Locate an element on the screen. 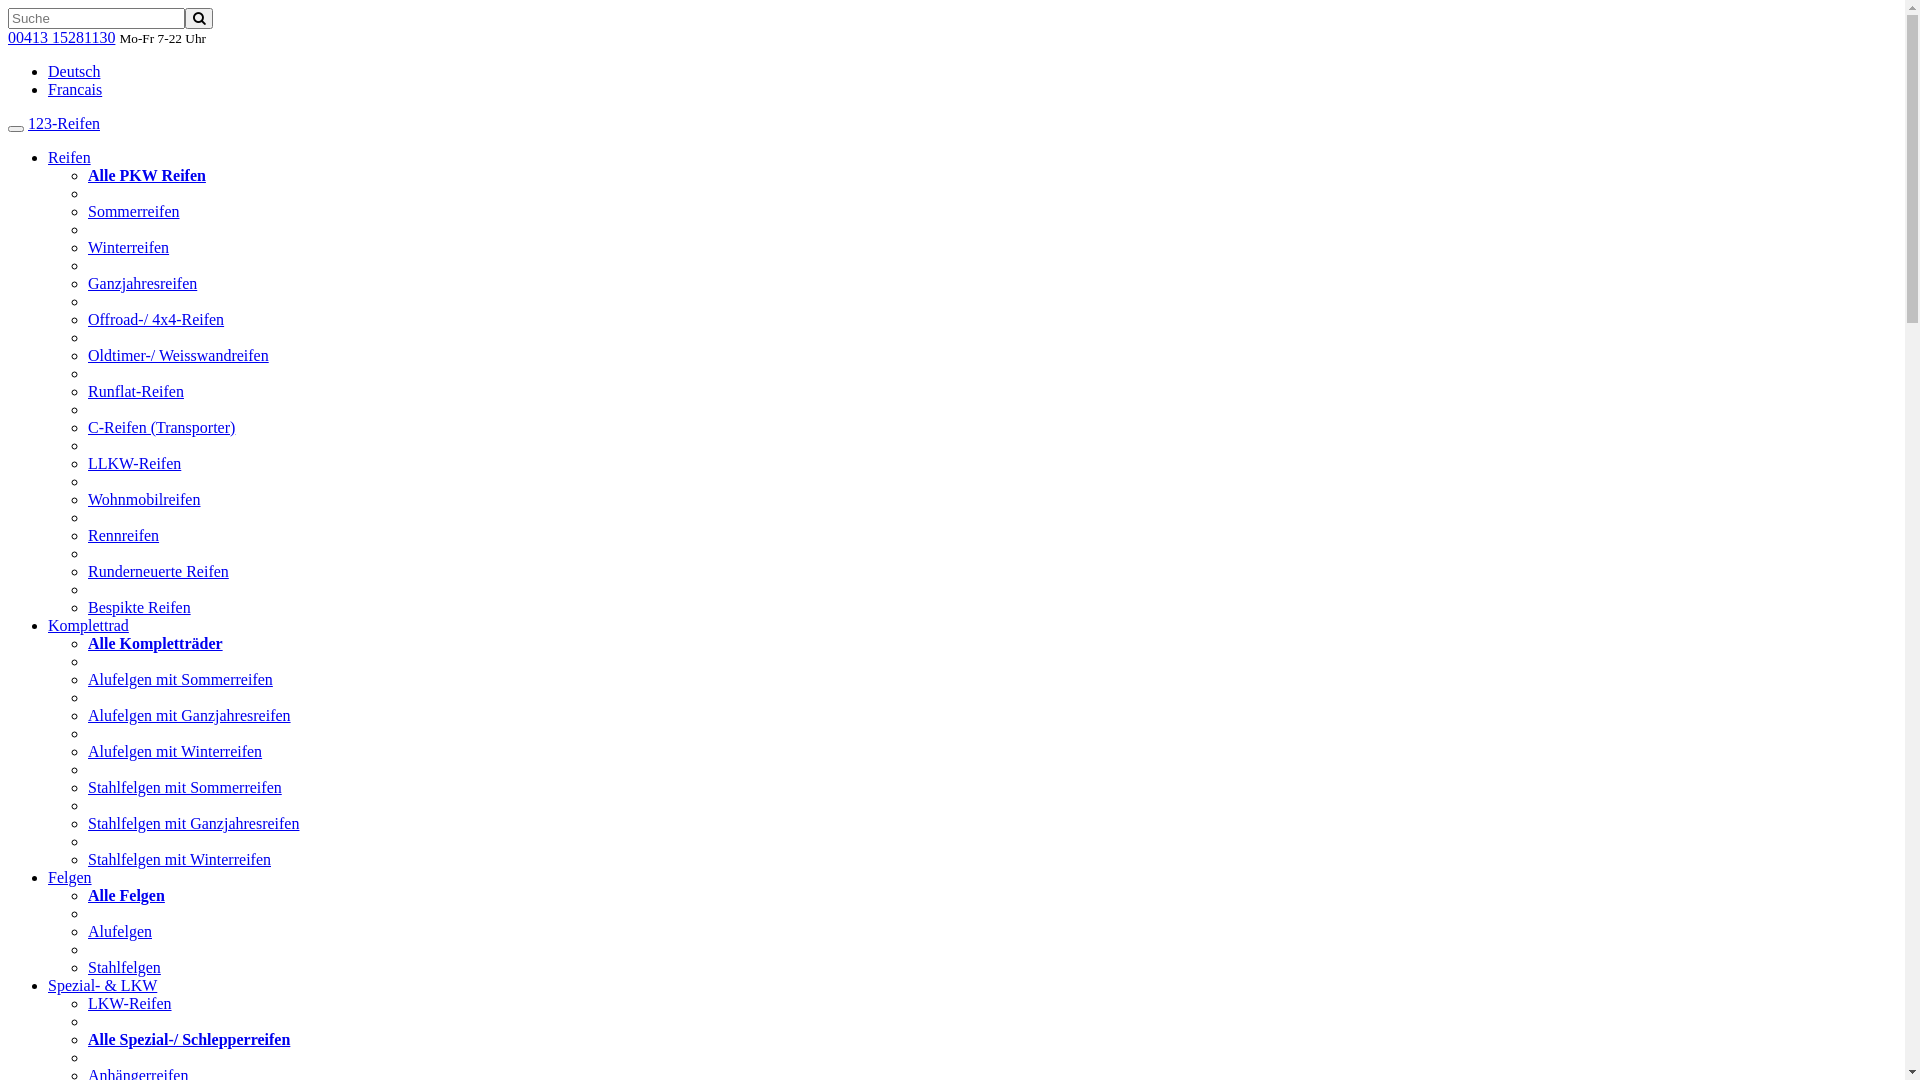  'Bespikte Reifen' is located at coordinates (138, 606).